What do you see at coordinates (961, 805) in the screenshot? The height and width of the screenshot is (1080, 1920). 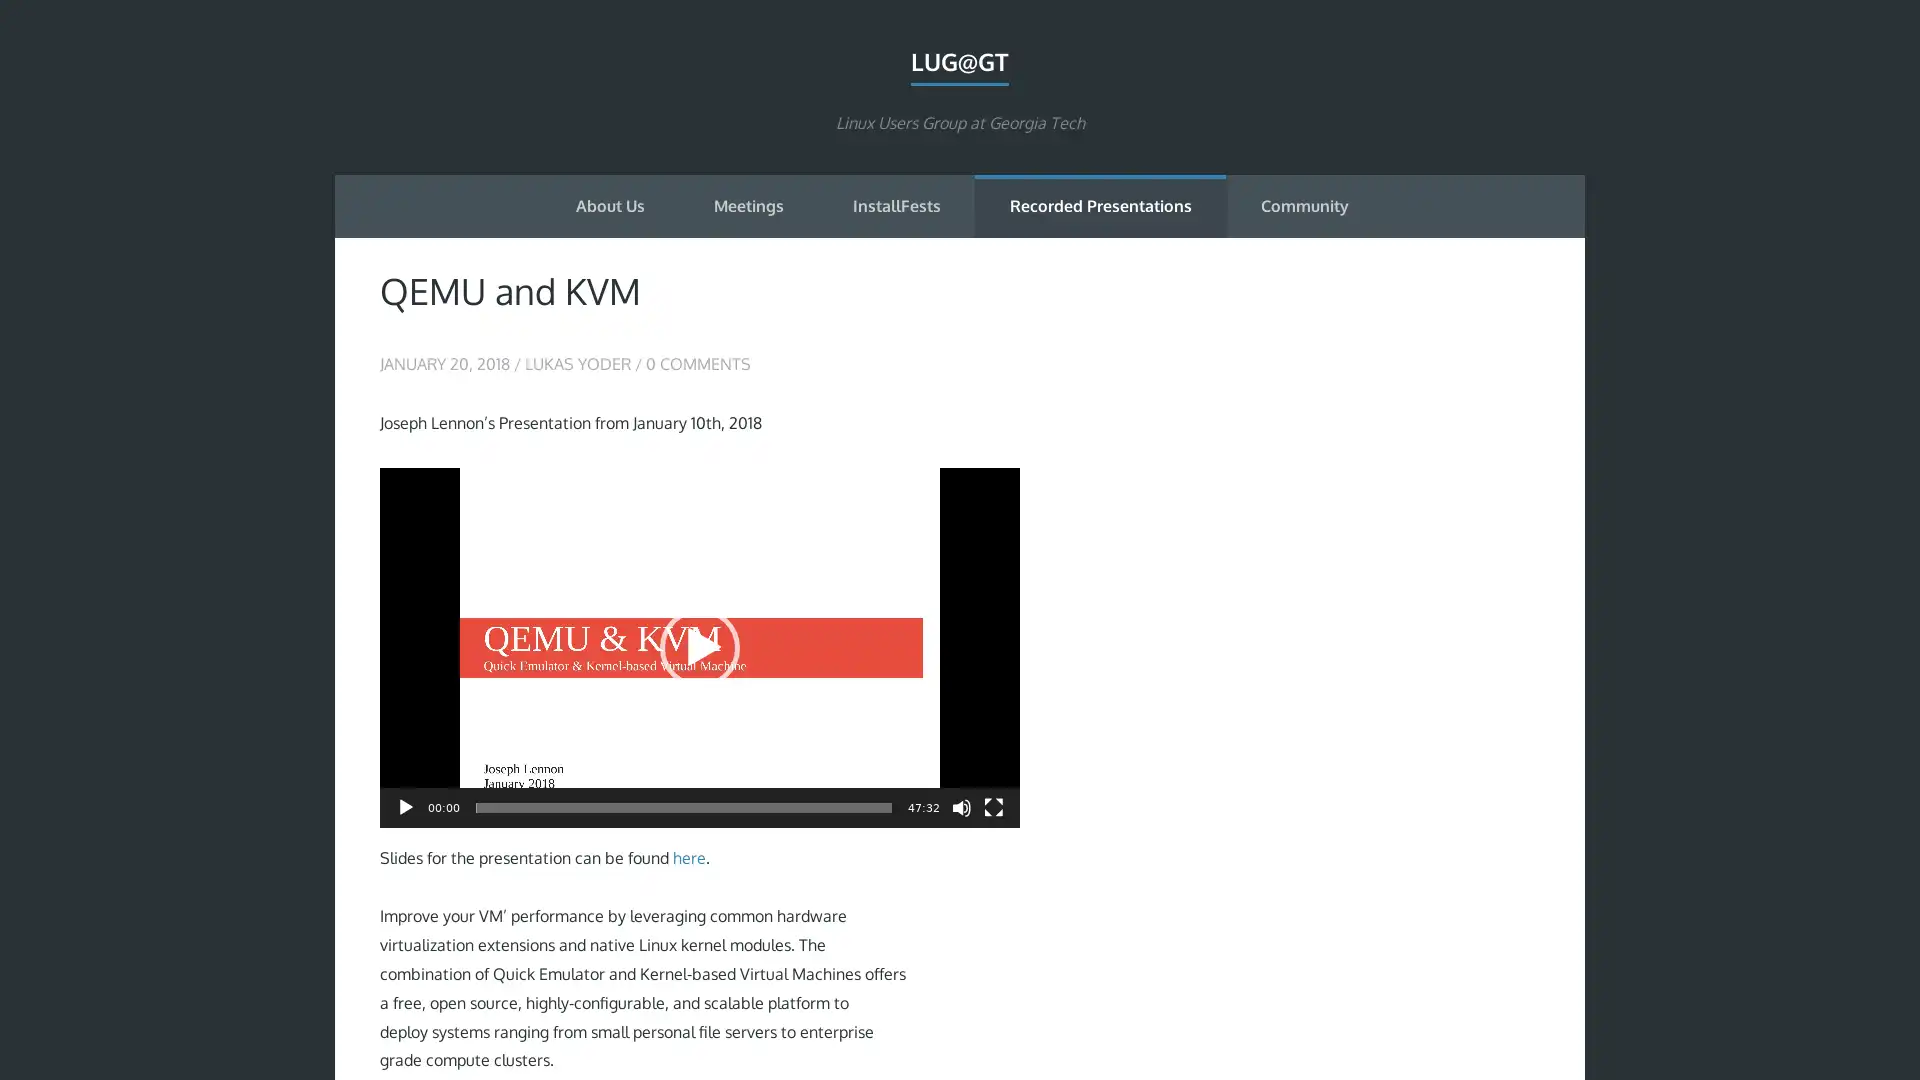 I see `Mute` at bounding box center [961, 805].